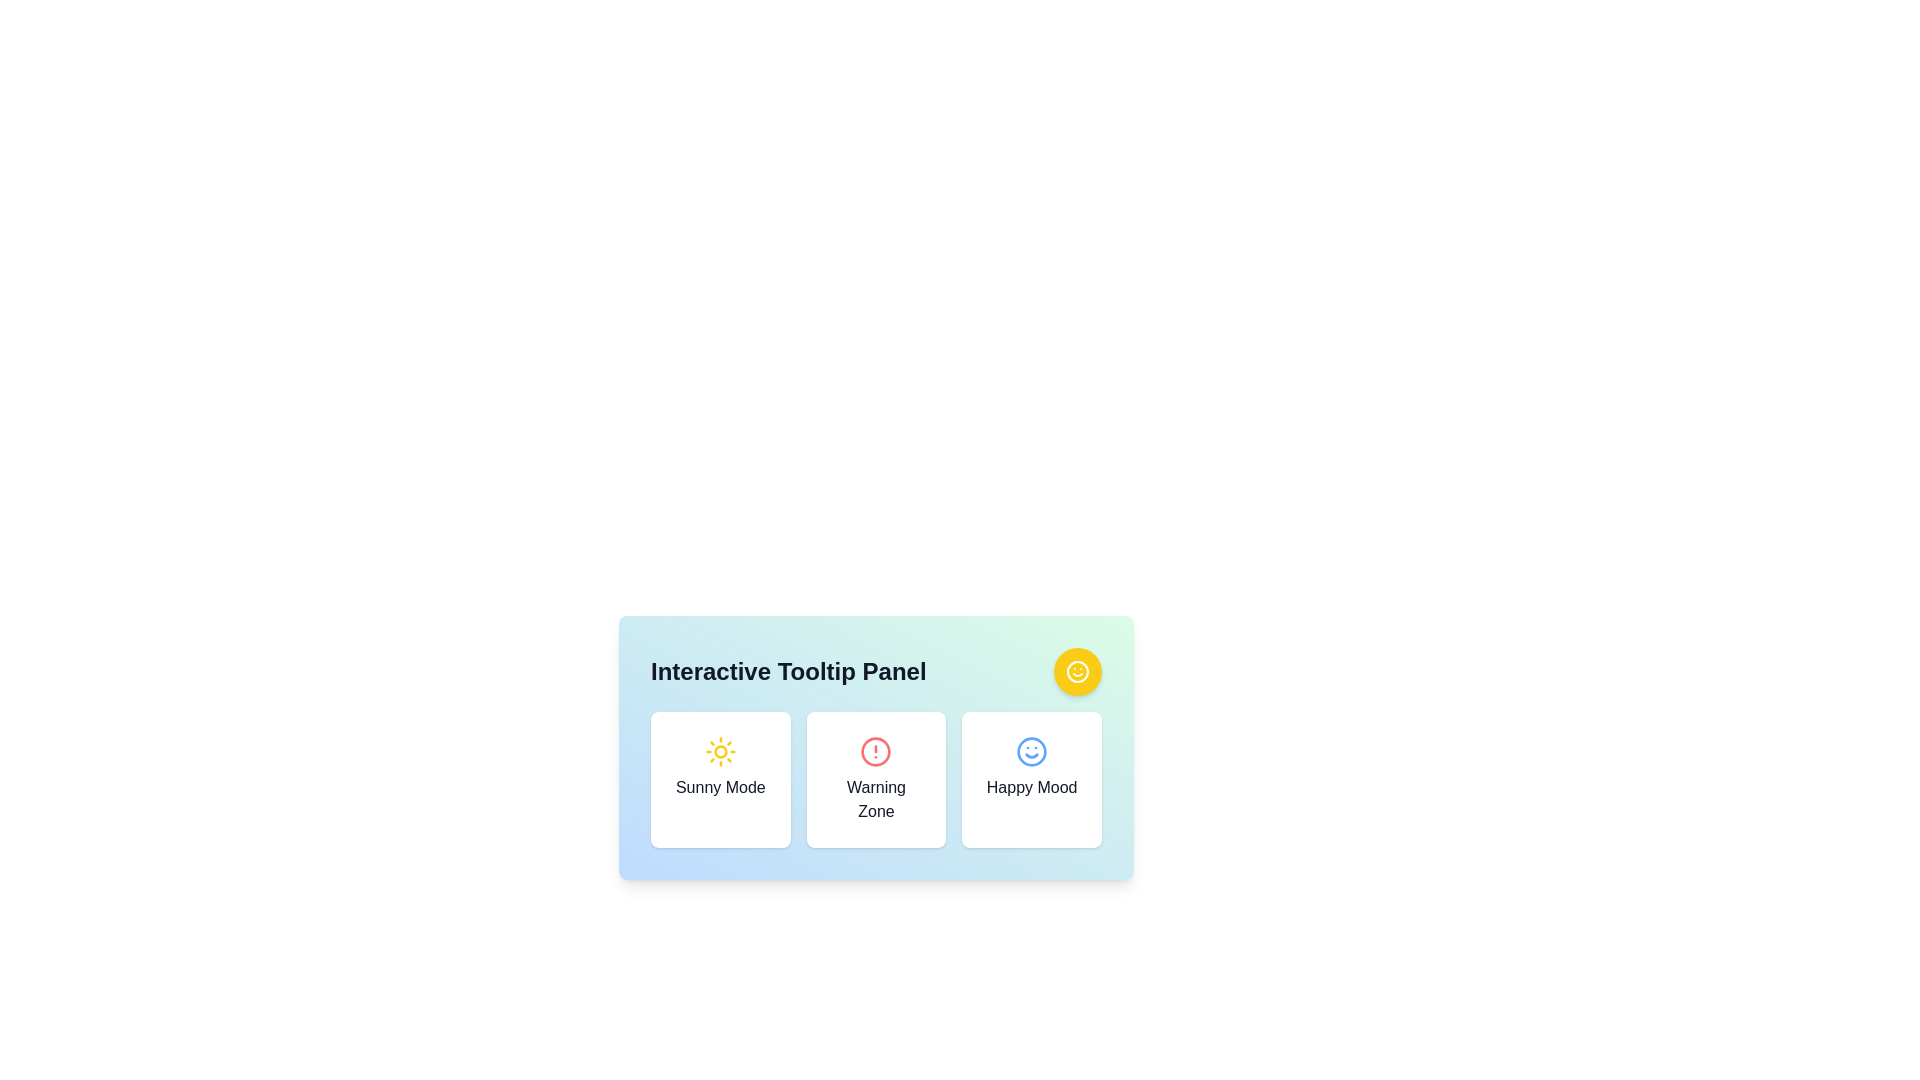  I want to click on text label 'Sunny Mode' located at the base of the leftmost card in a three-card horizontal layout, positioned directly under the yellow sun icon, so click(720, 786).